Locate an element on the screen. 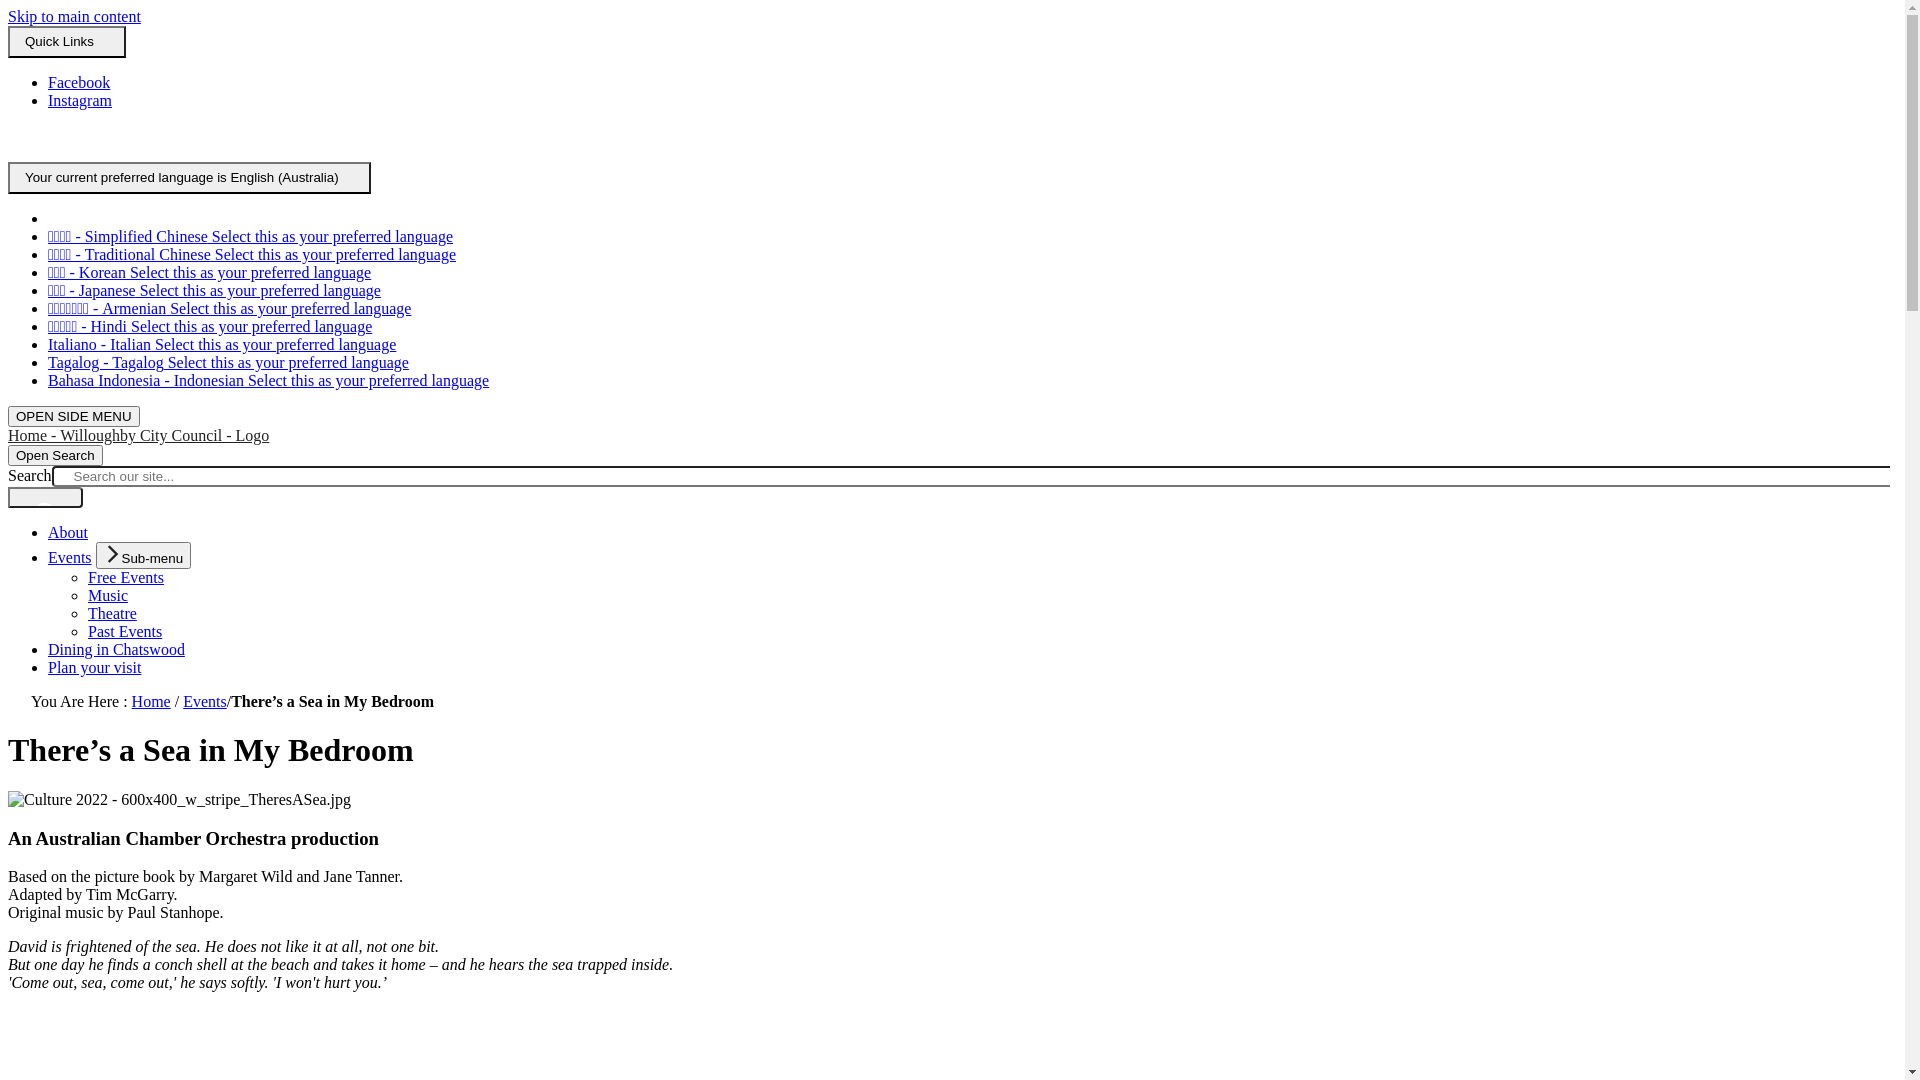 Image resolution: width=1920 pixels, height=1080 pixels. 'Sub-menu' is located at coordinates (143, 555).